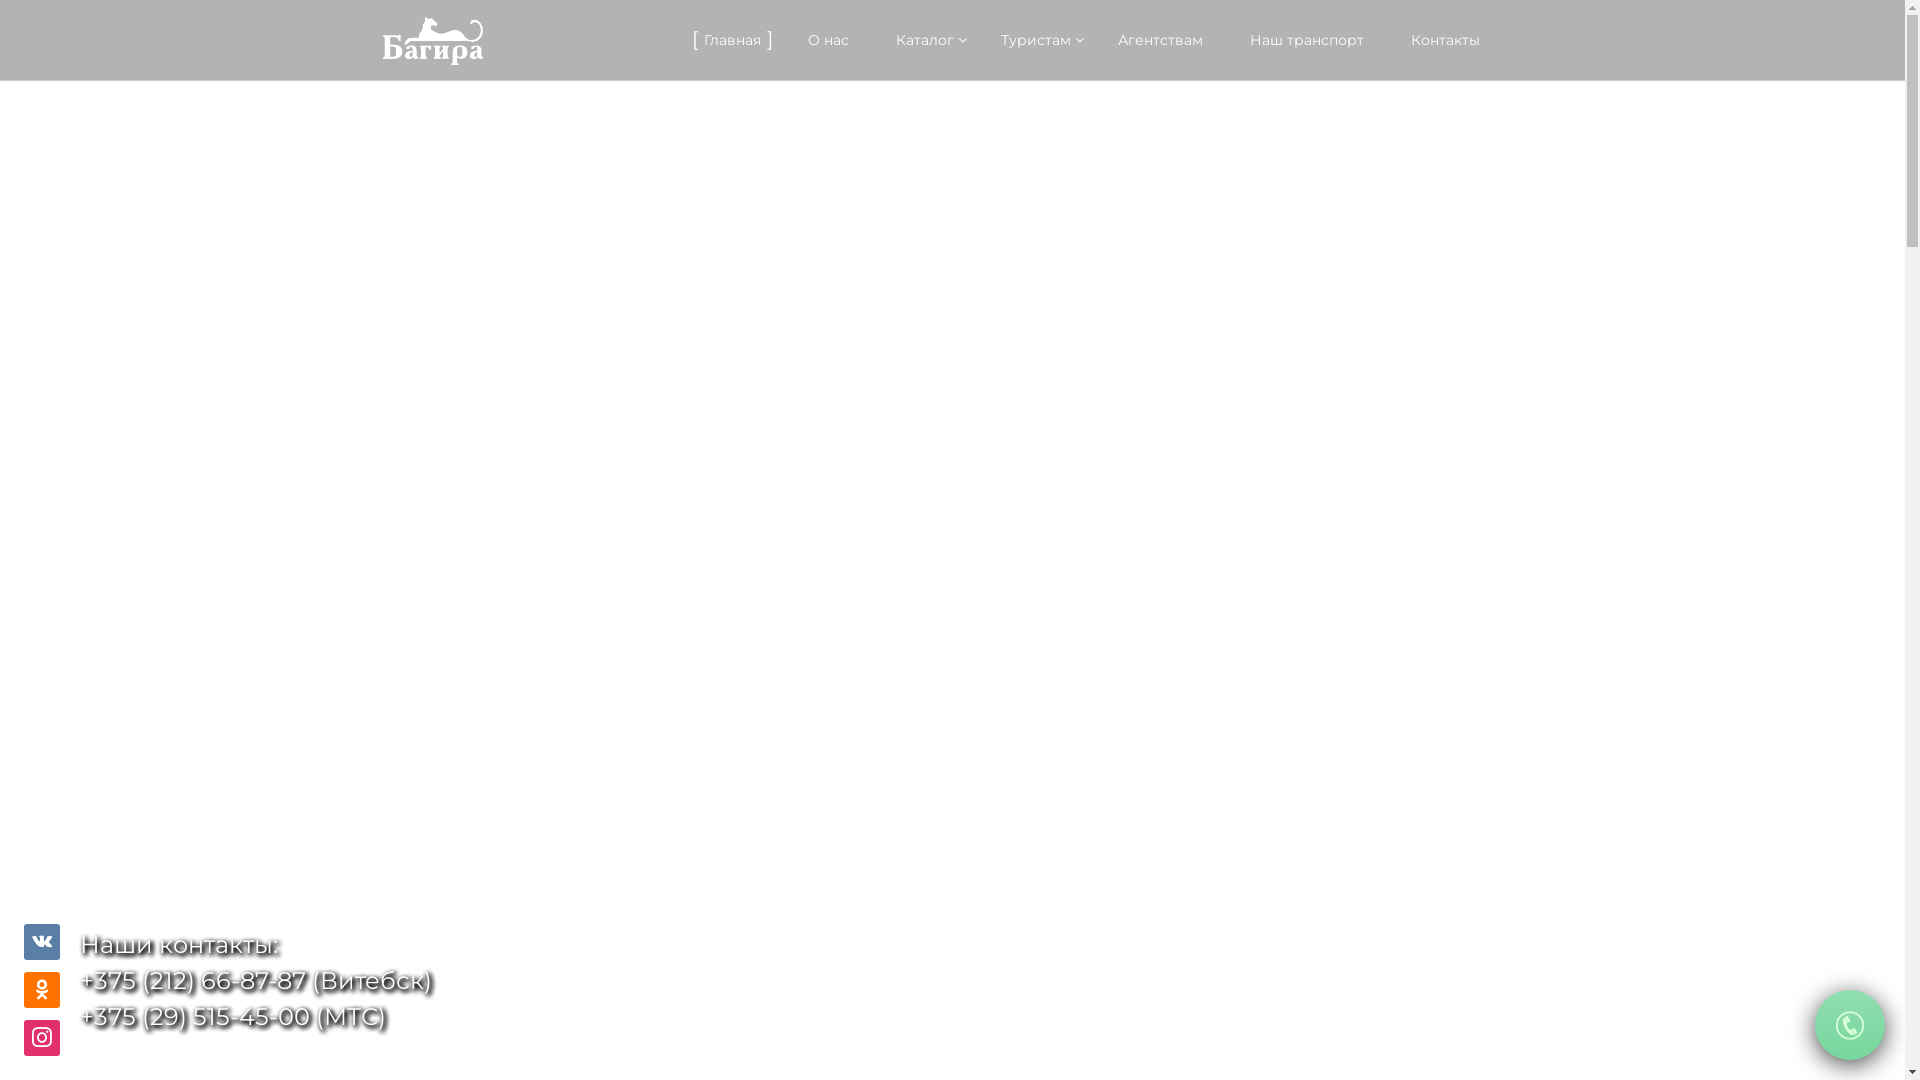  I want to click on 'odnoklassniki', so click(42, 990).